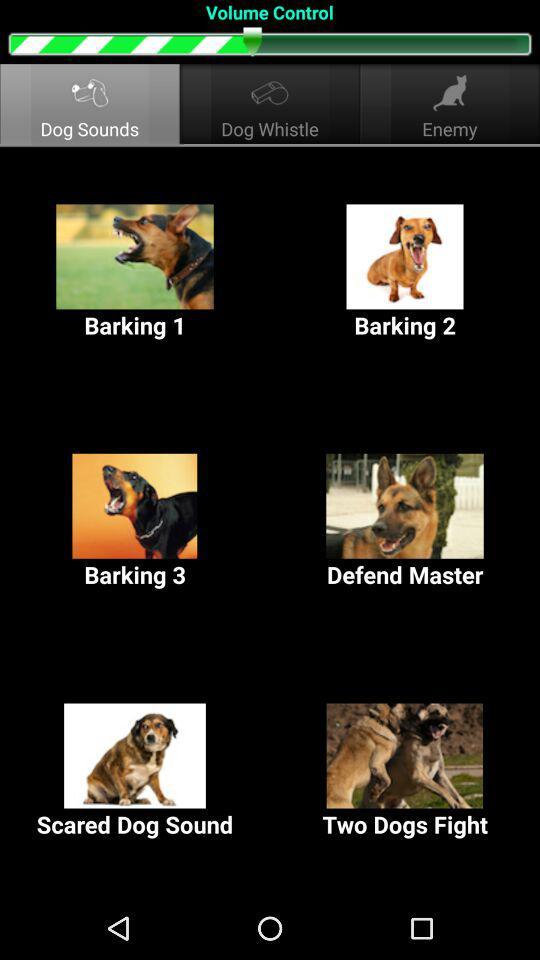 The height and width of the screenshot is (960, 540). What do you see at coordinates (405, 770) in the screenshot?
I see `the two dogs fight icon` at bounding box center [405, 770].